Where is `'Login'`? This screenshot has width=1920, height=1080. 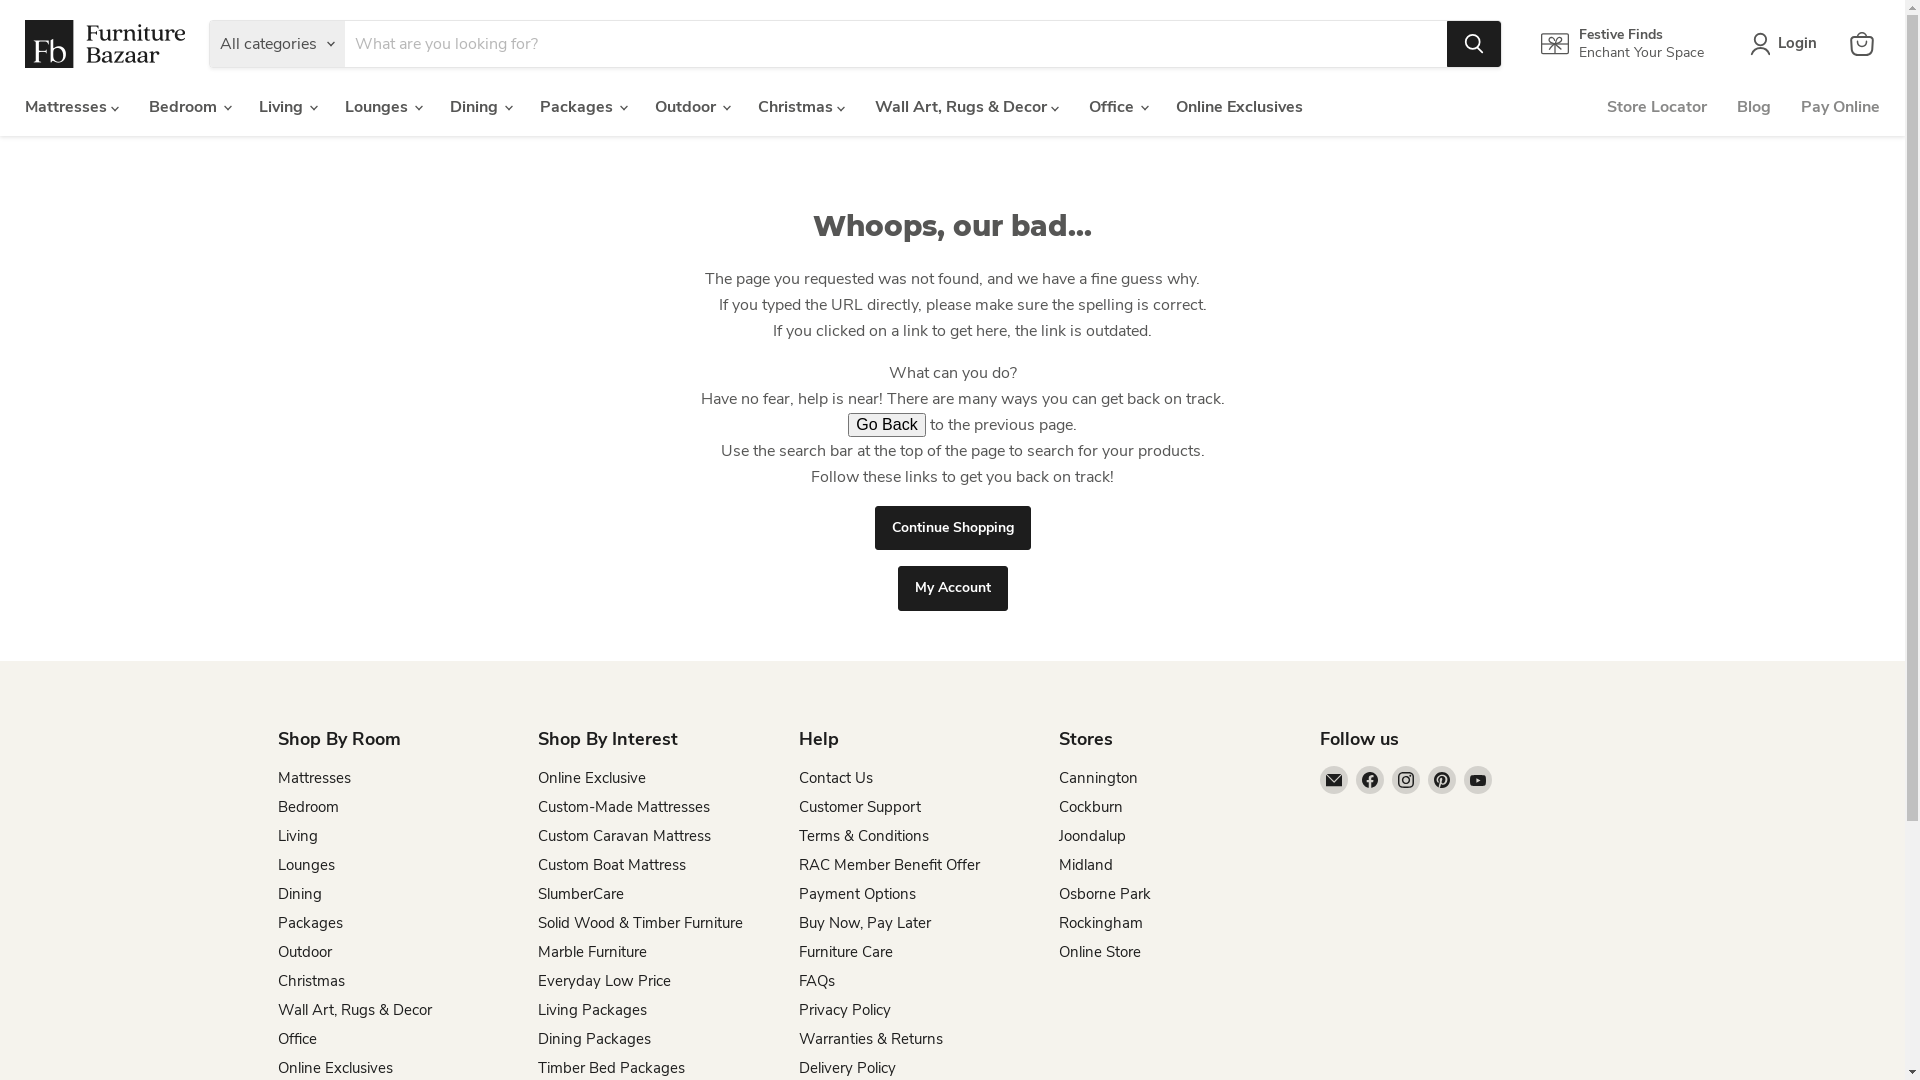
'Login' is located at coordinates (1787, 43).